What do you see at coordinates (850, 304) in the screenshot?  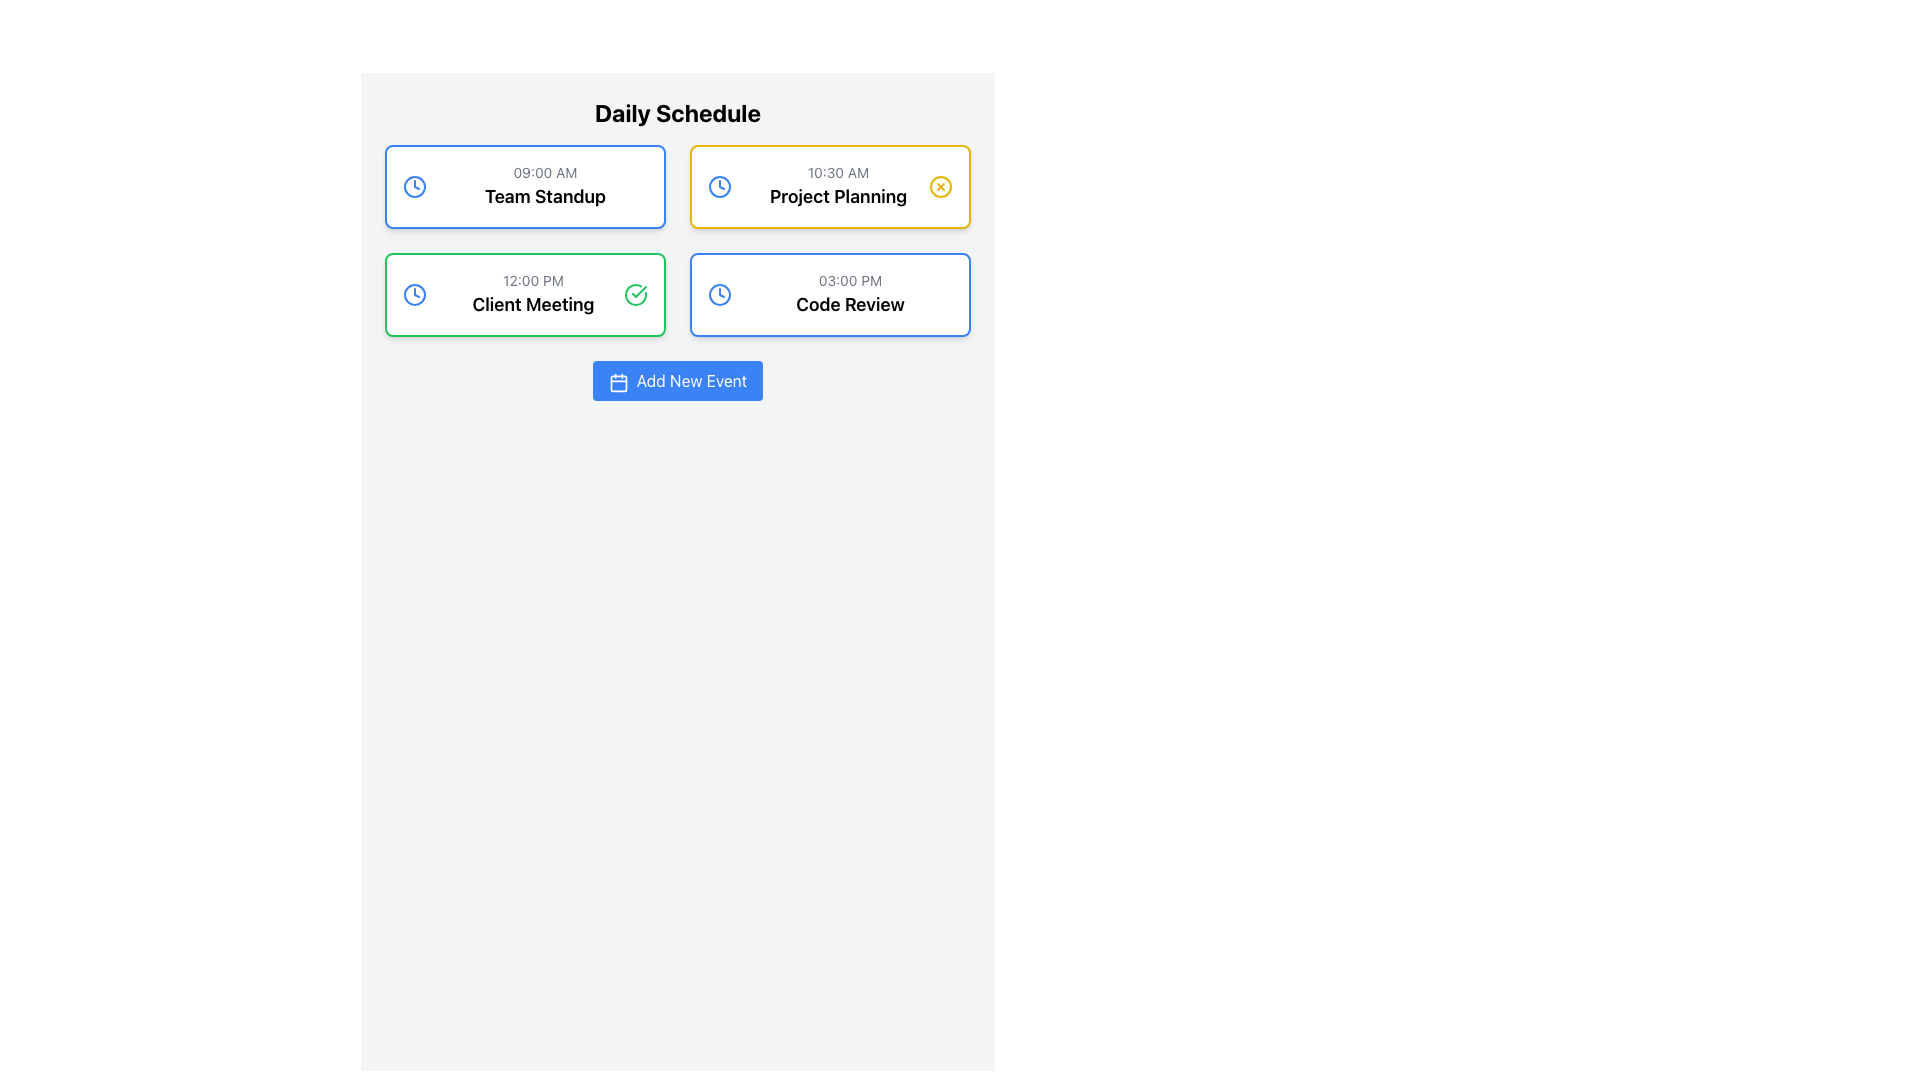 I see `the Text label located in the bottom-right of the schedule grid under the '03:00 PM' timestamp` at bounding box center [850, 304].